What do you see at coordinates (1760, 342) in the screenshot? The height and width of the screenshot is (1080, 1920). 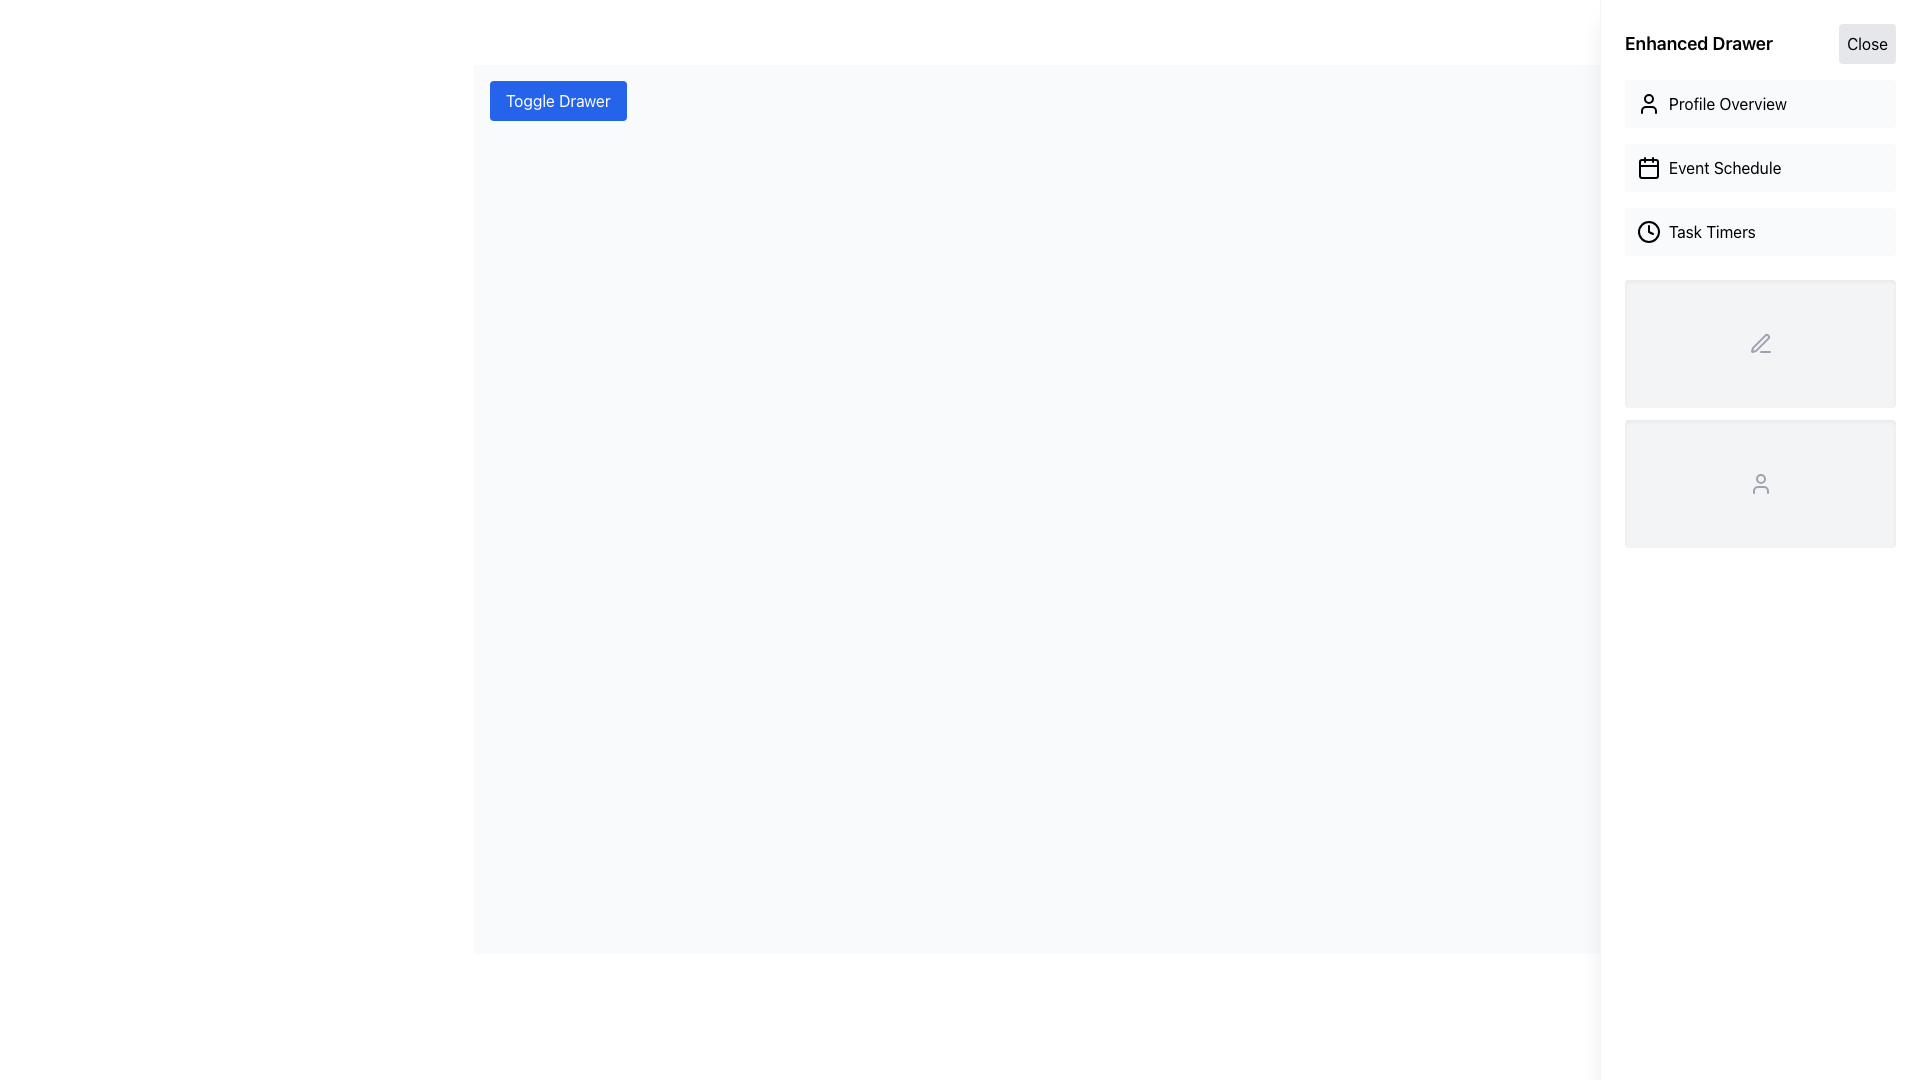 I see `the edit icon located in the enhanced drawer on the right side of the interface, specifically within the second card` at bounding box center [1760, 342].